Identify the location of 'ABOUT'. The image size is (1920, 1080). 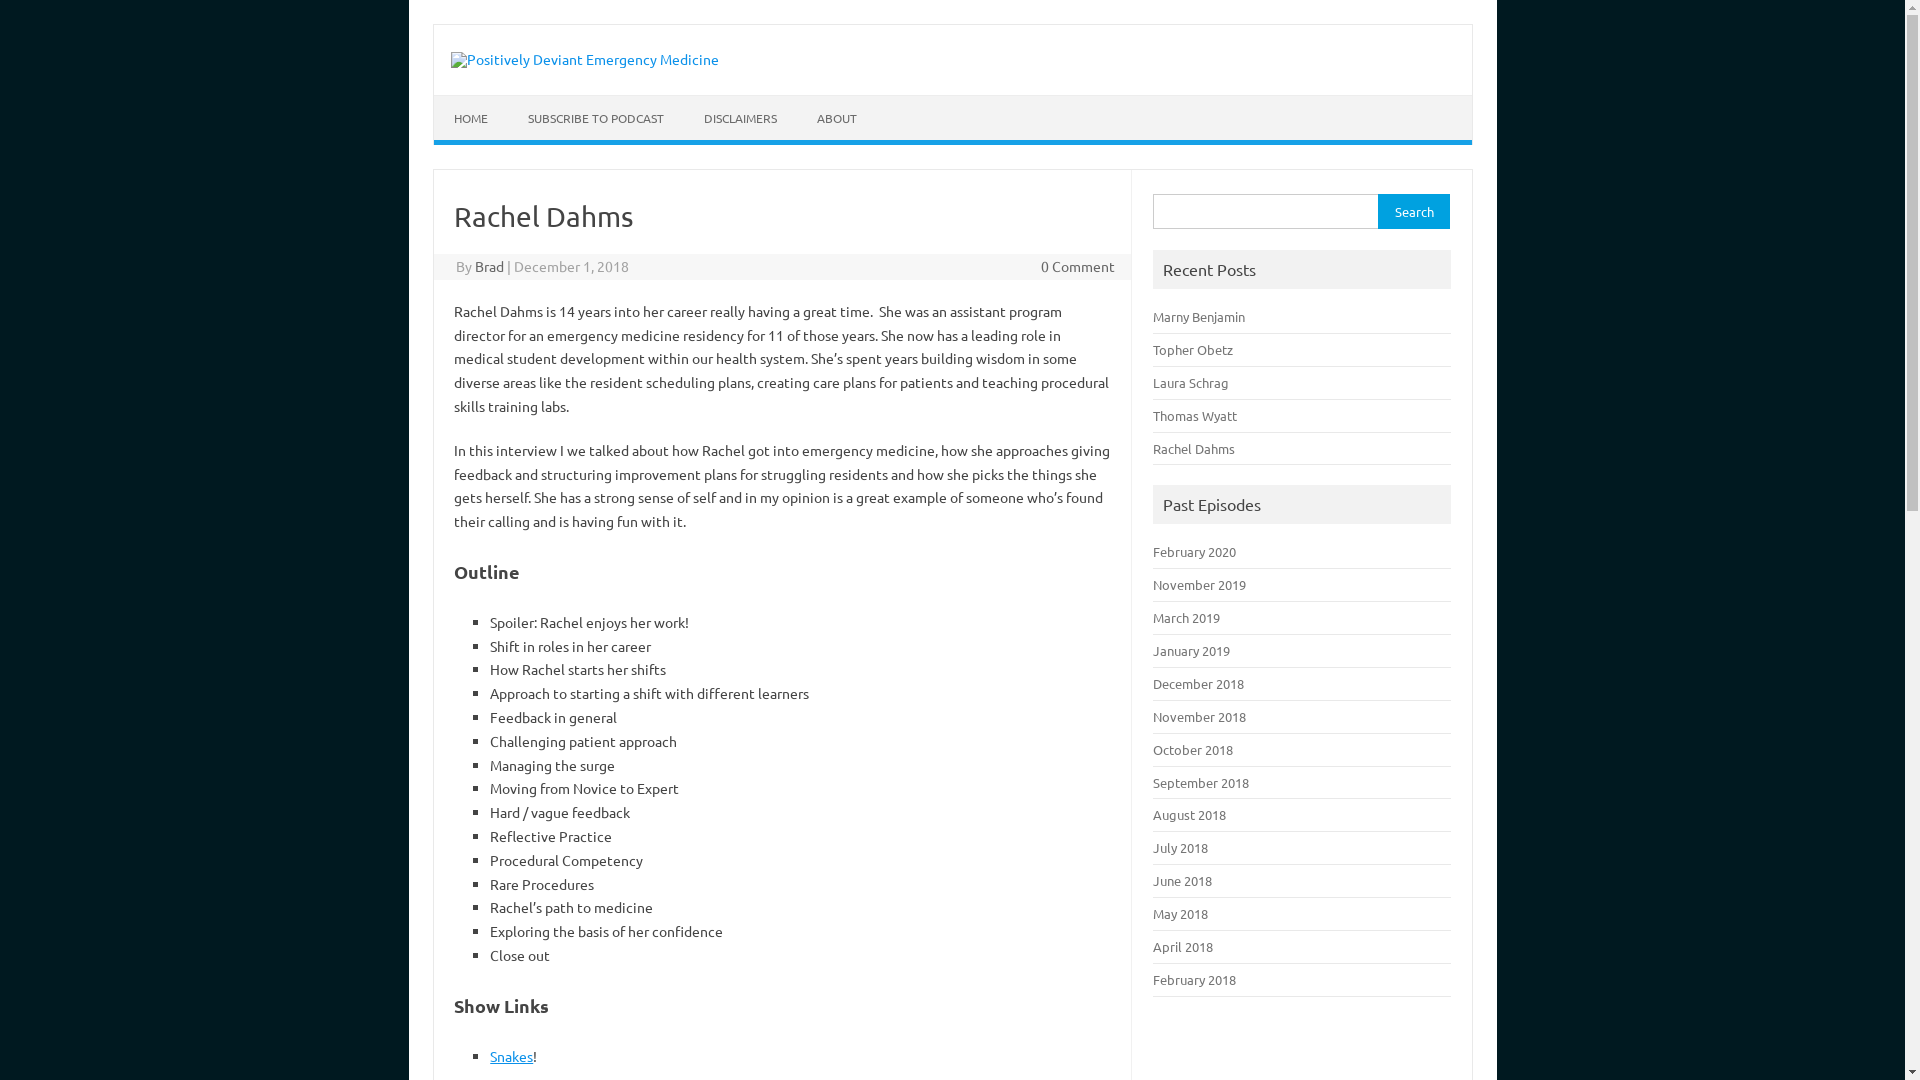
(835, 118).